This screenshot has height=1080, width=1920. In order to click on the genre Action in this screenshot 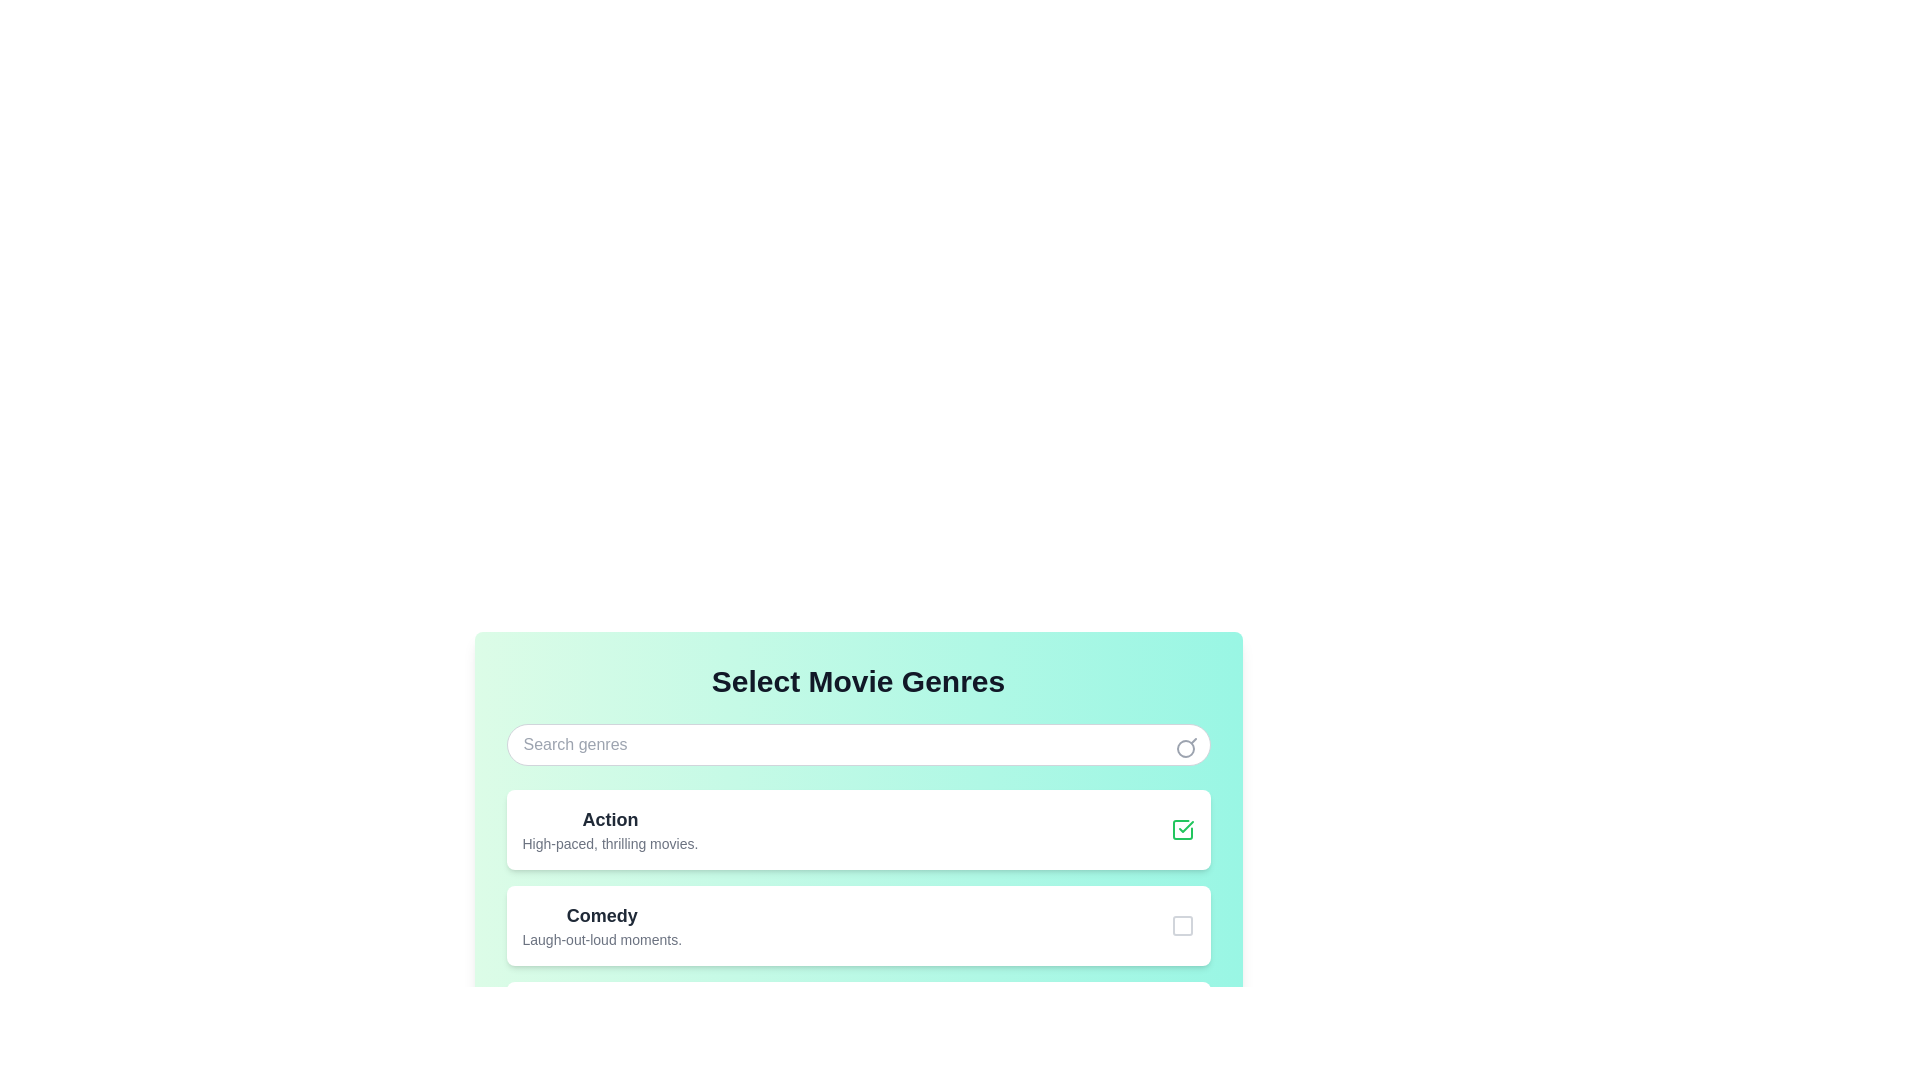, I will do `click(1182, 829)`.